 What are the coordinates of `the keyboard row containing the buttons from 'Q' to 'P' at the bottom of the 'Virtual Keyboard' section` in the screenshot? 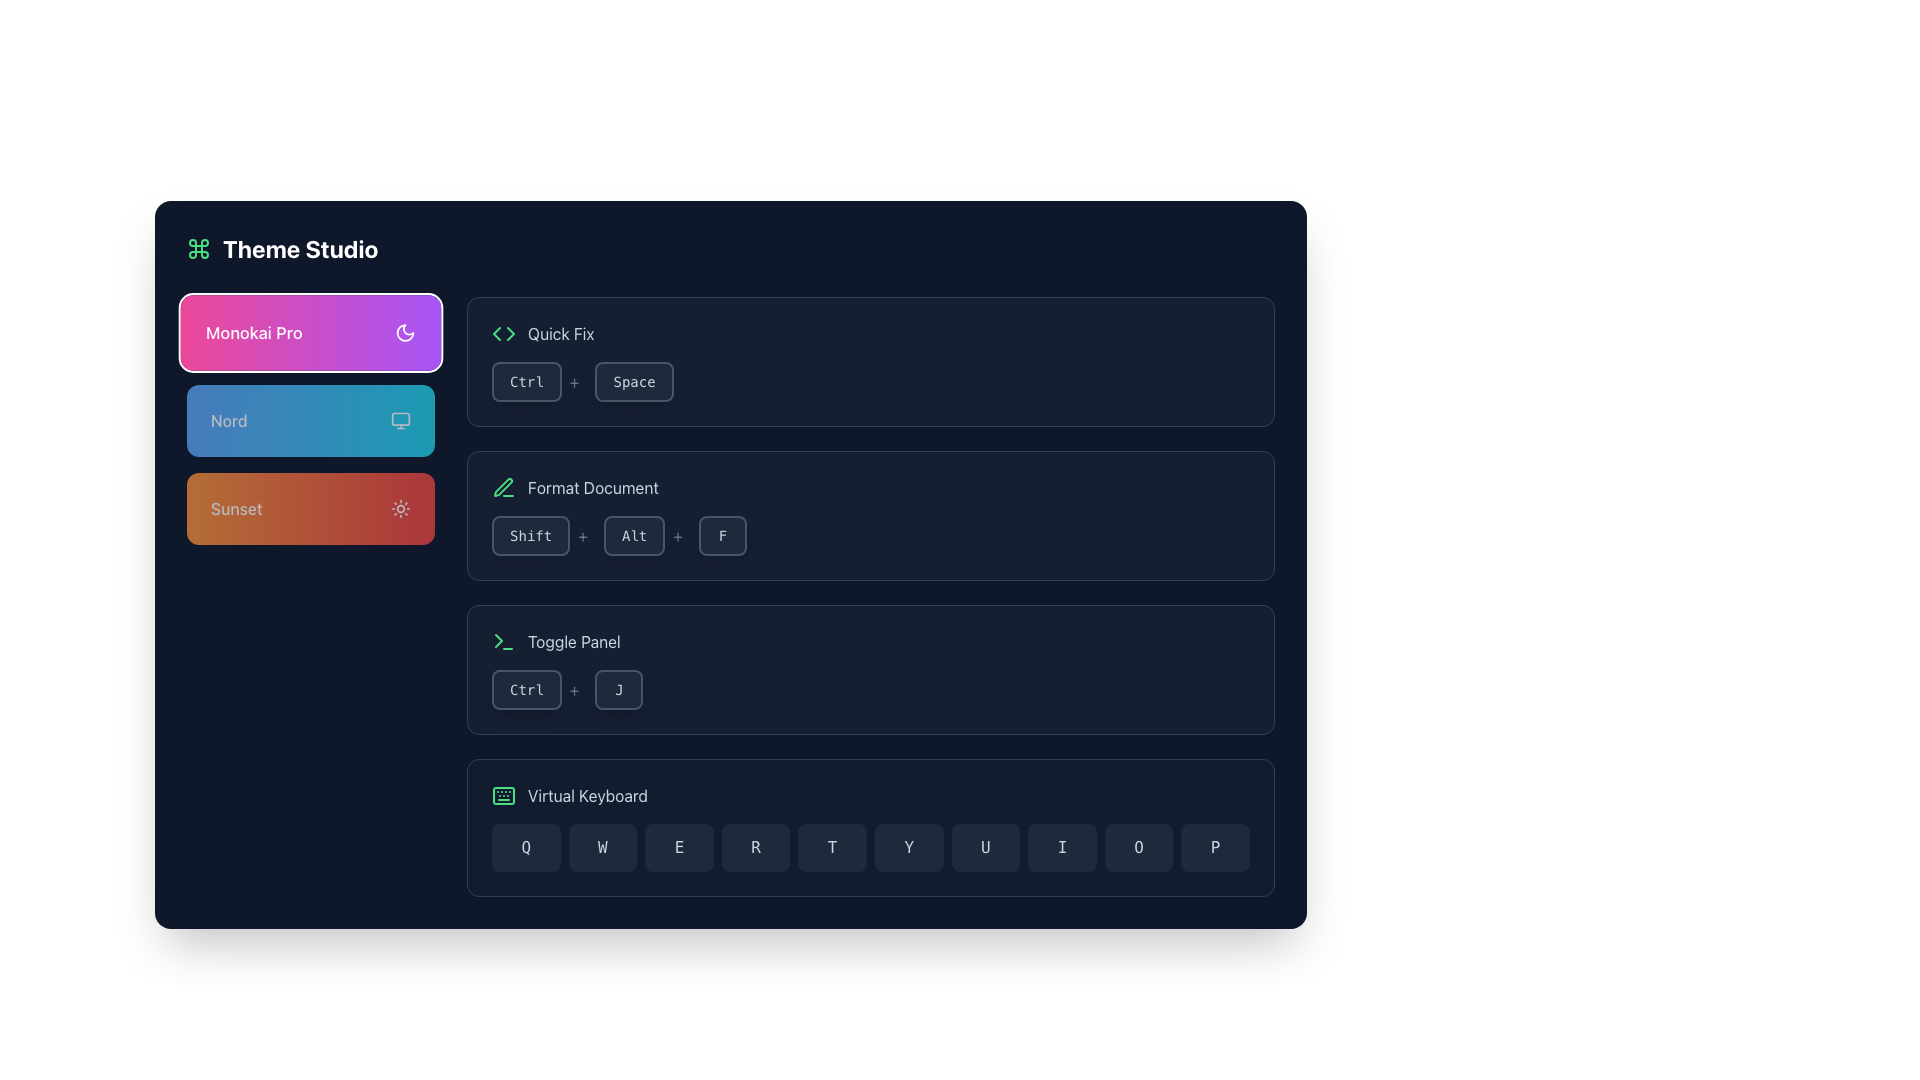 It's located at (870, 848).